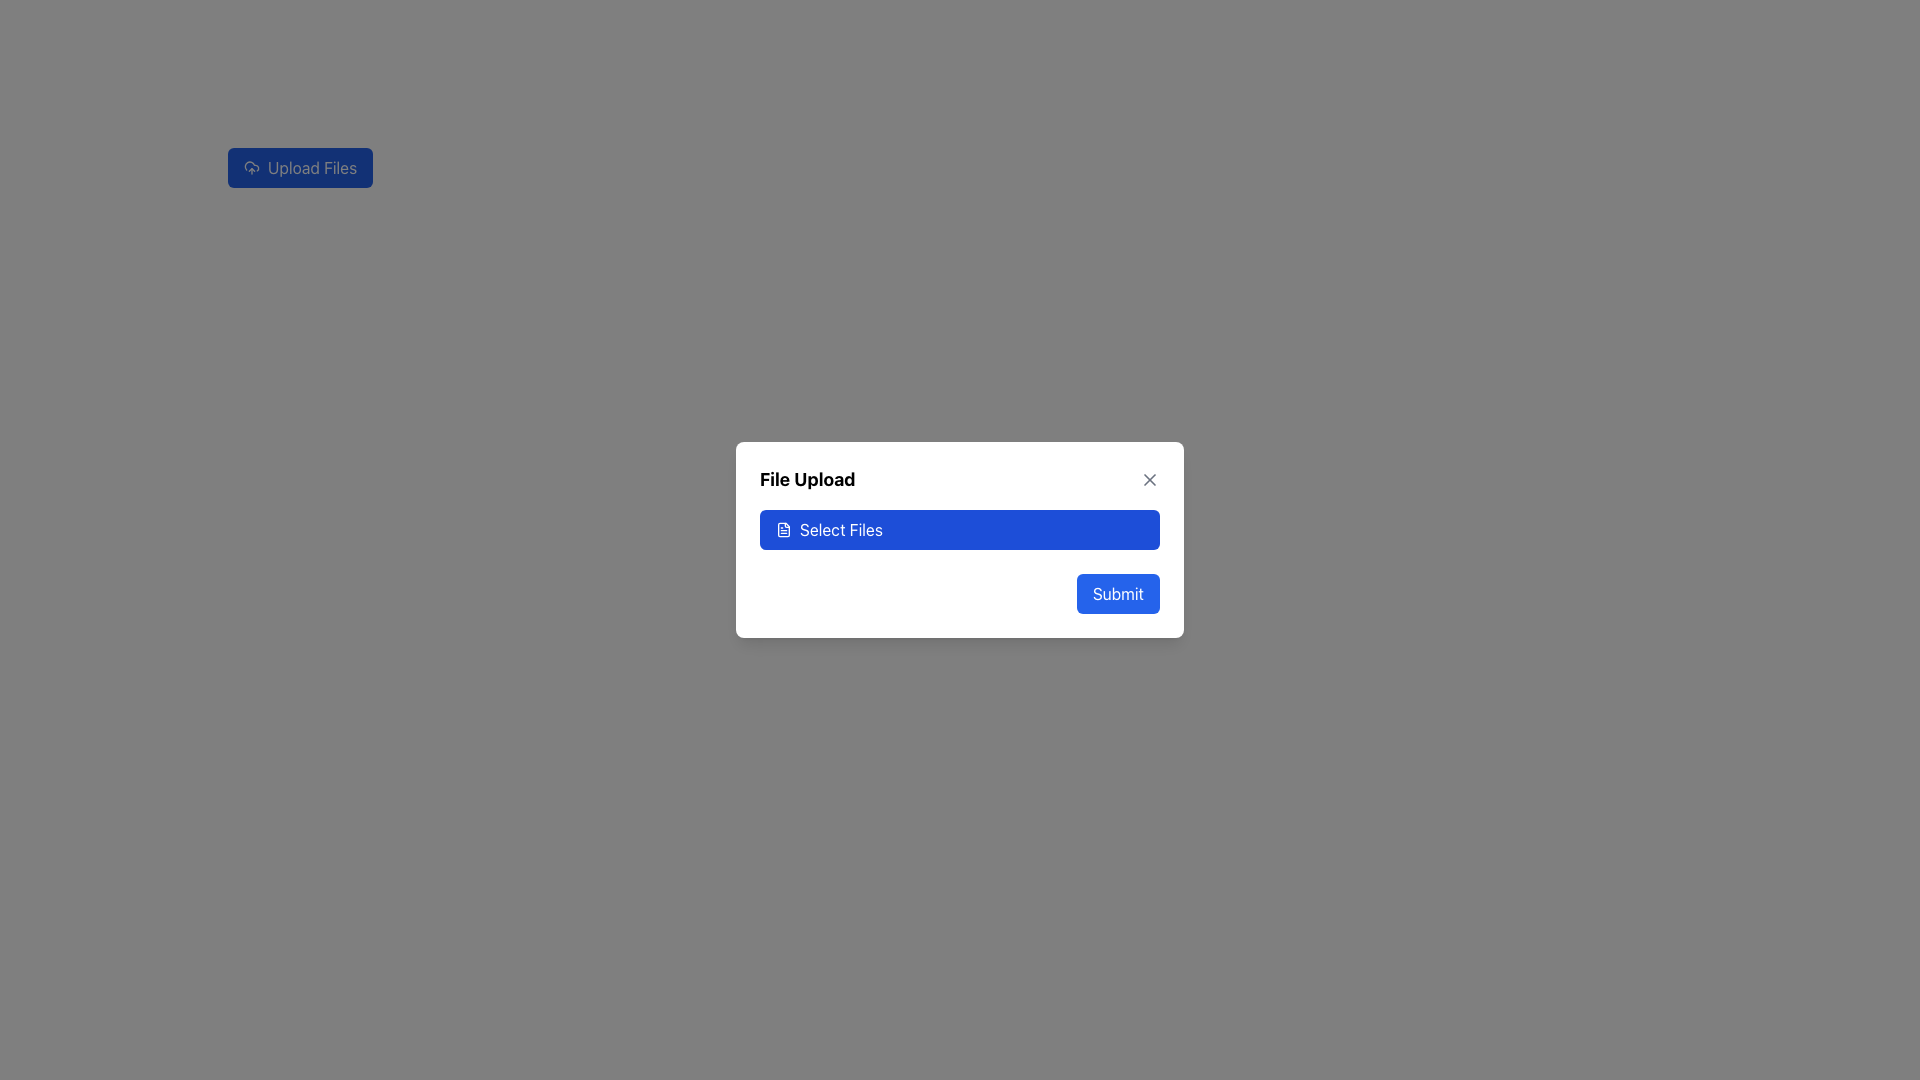 The height and width of the screenshot is (1080, 1920). Describe the element at coordinates (251, 167) in the screenshot. I see `the cloud icon with an upward arrow that represents the 'Upload Files' button, located at the top-left of the interface` at that location.